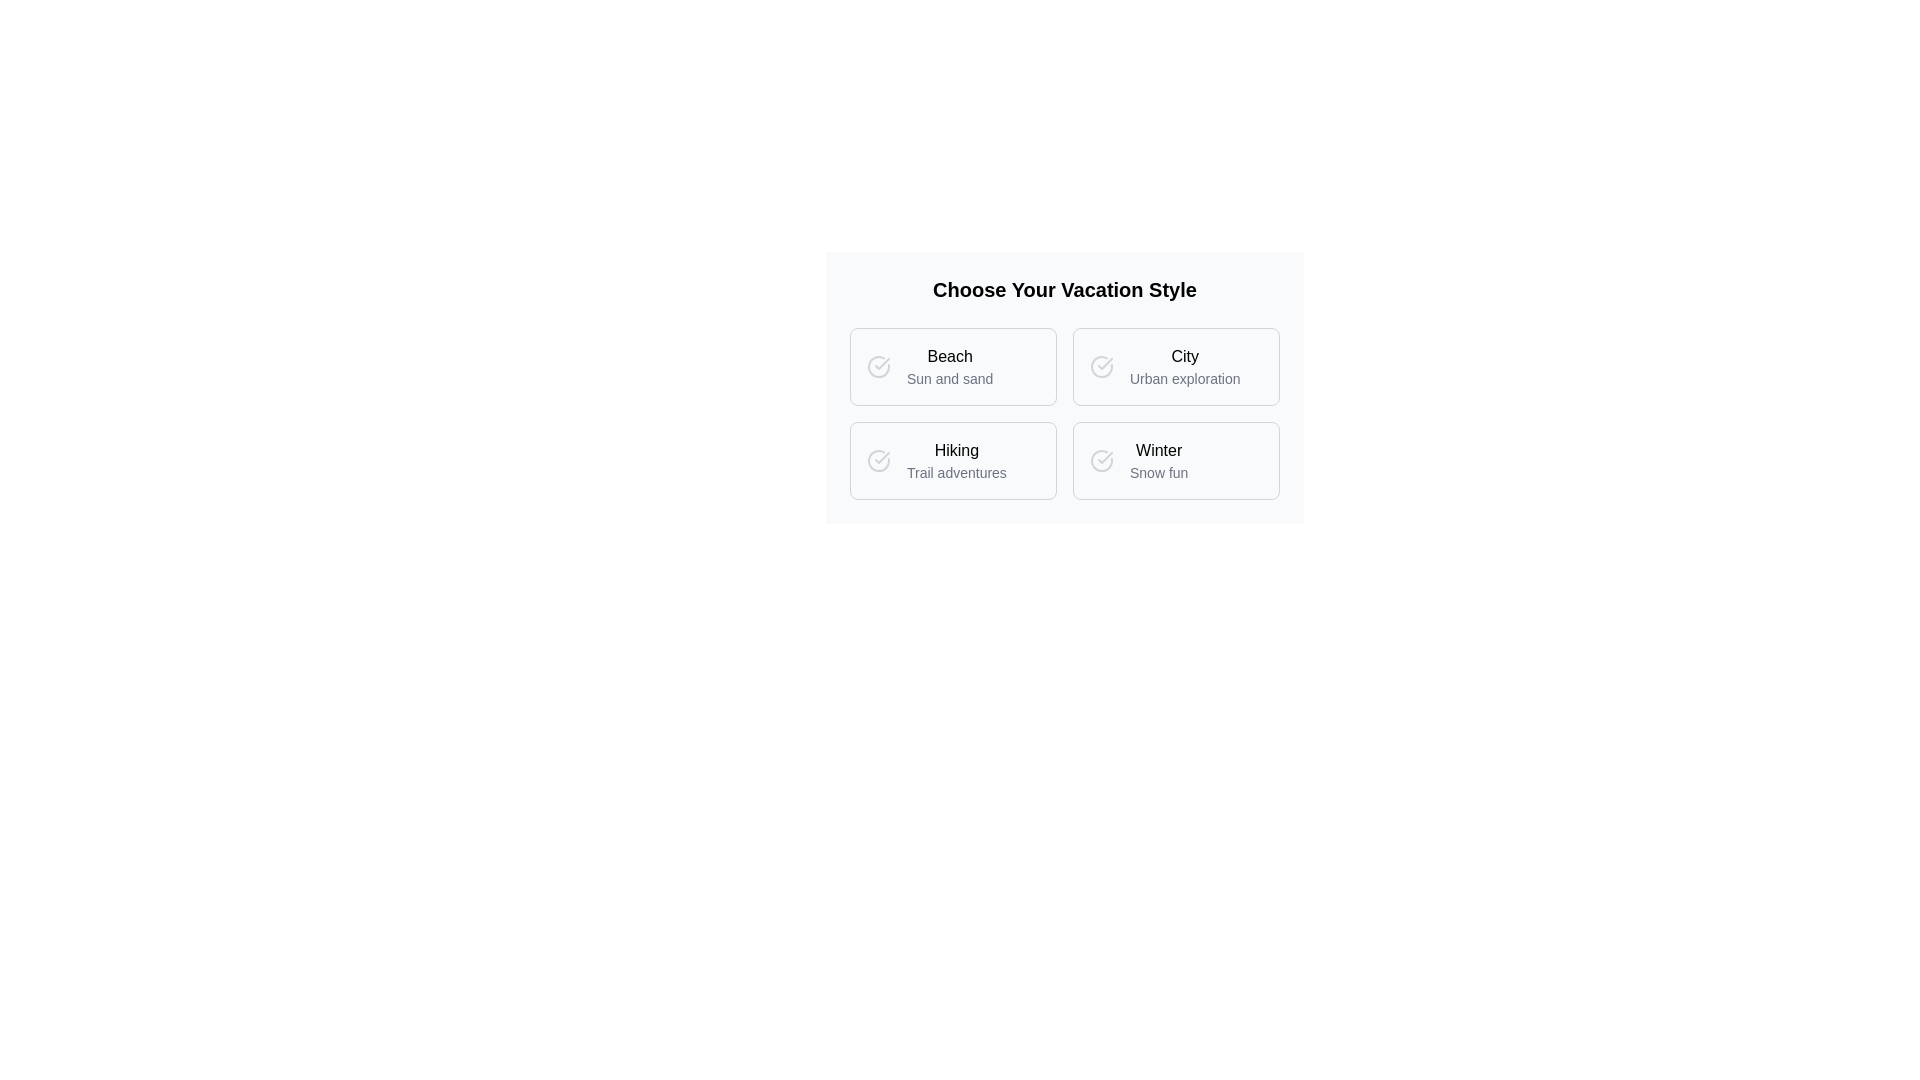 This screenshot has width=1920, height=1080. Describe the element at coordinates (1101, 461) in the screenshot. I see `the circular gray icon with a checkmark located to the left of the 'Winter' label in the option card` at that location.